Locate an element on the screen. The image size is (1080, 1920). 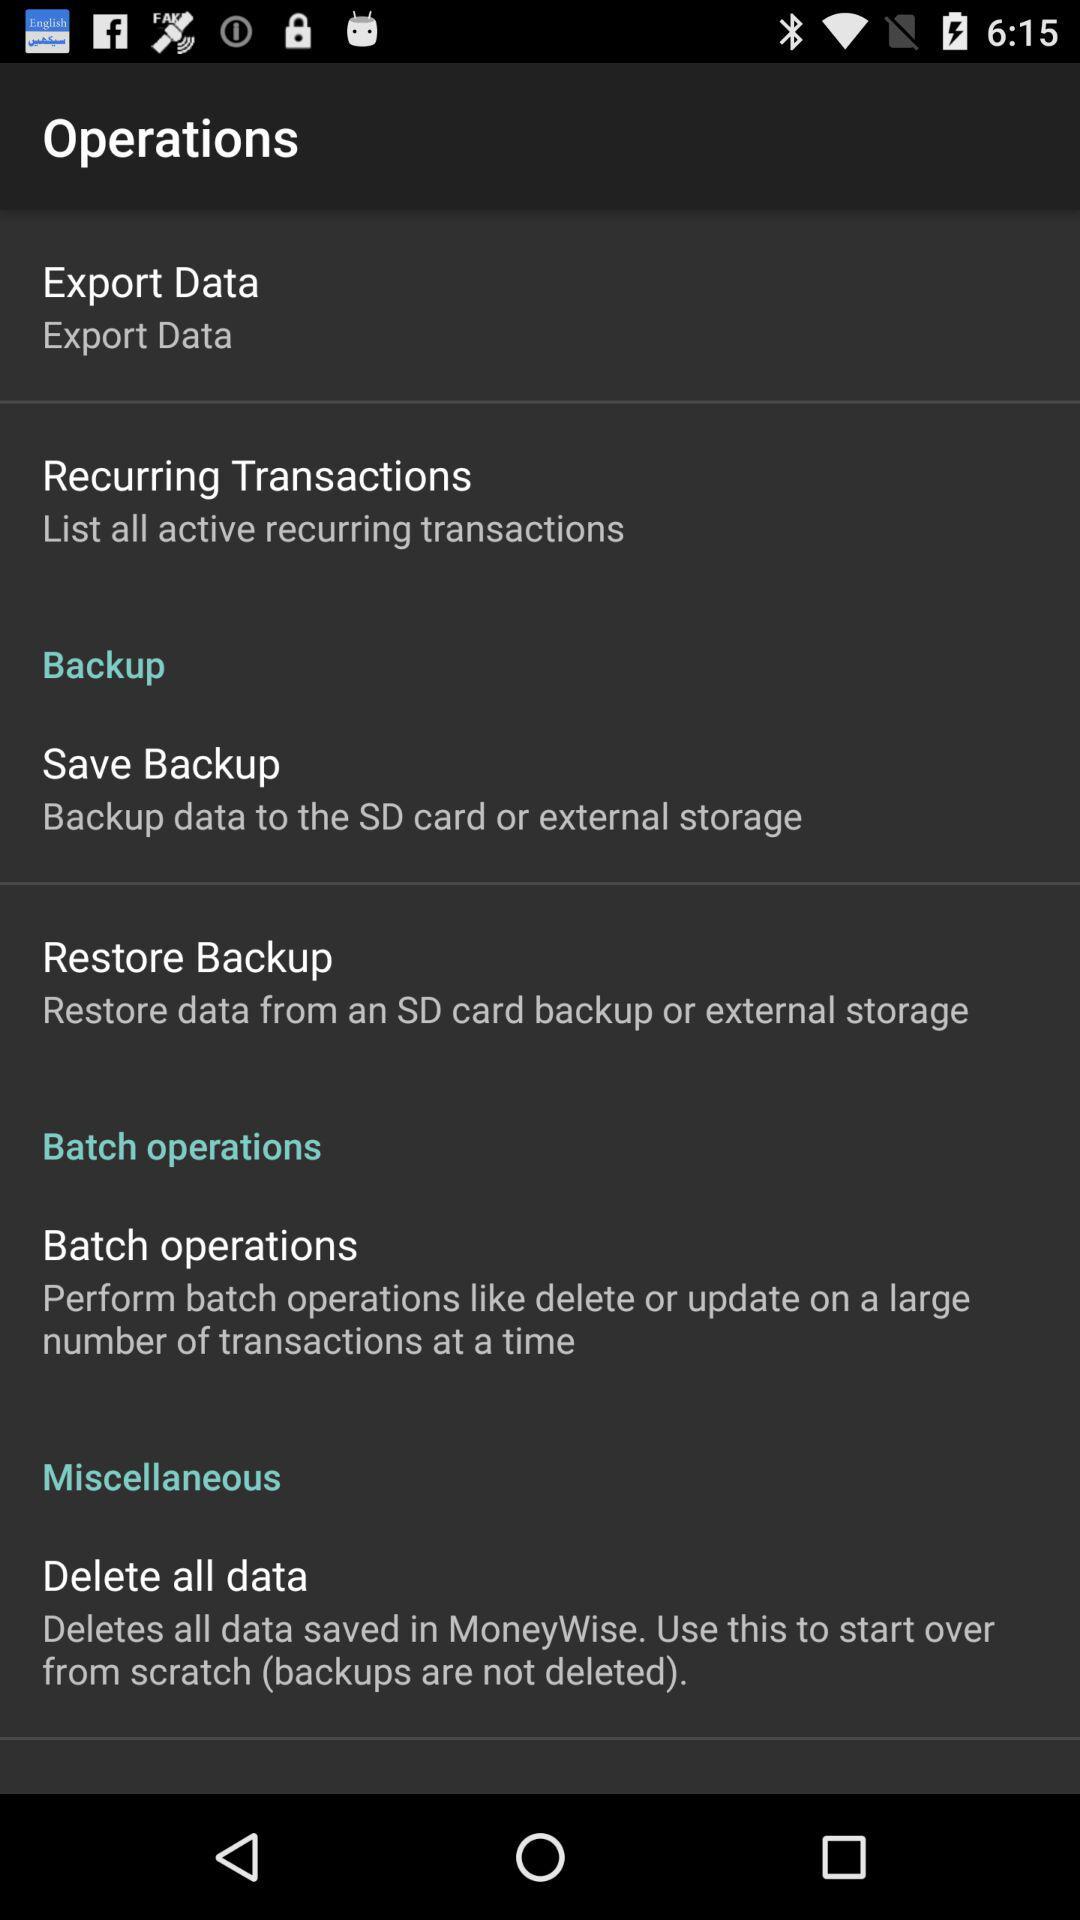
the icon above the delete all data app is located at coordinates (540, 1454).